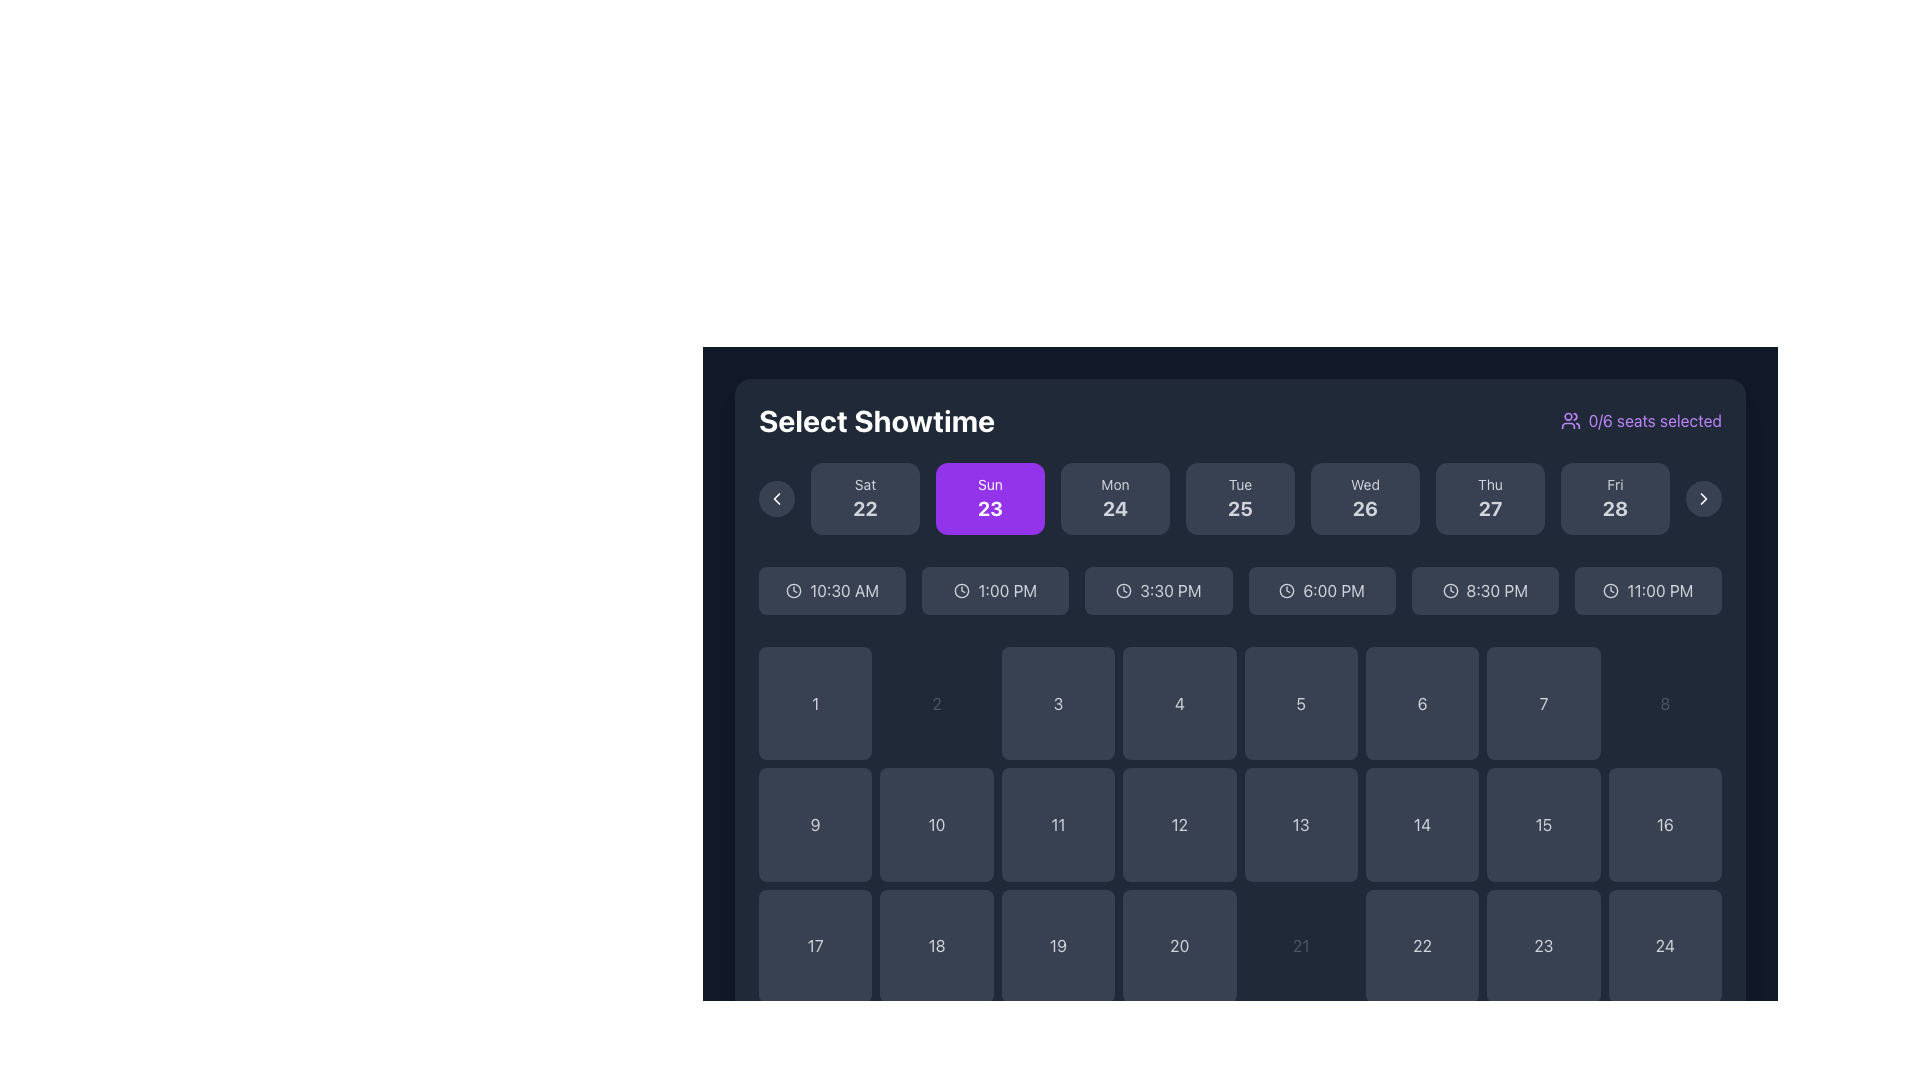 This screenshot has height=1080, width=1920. Describe the element at coordinates (865, 485) in the screenshot. I see `text label indicating the day of the week, which displays 'Sat' for the date button '22' in the calendar interface` at that location.